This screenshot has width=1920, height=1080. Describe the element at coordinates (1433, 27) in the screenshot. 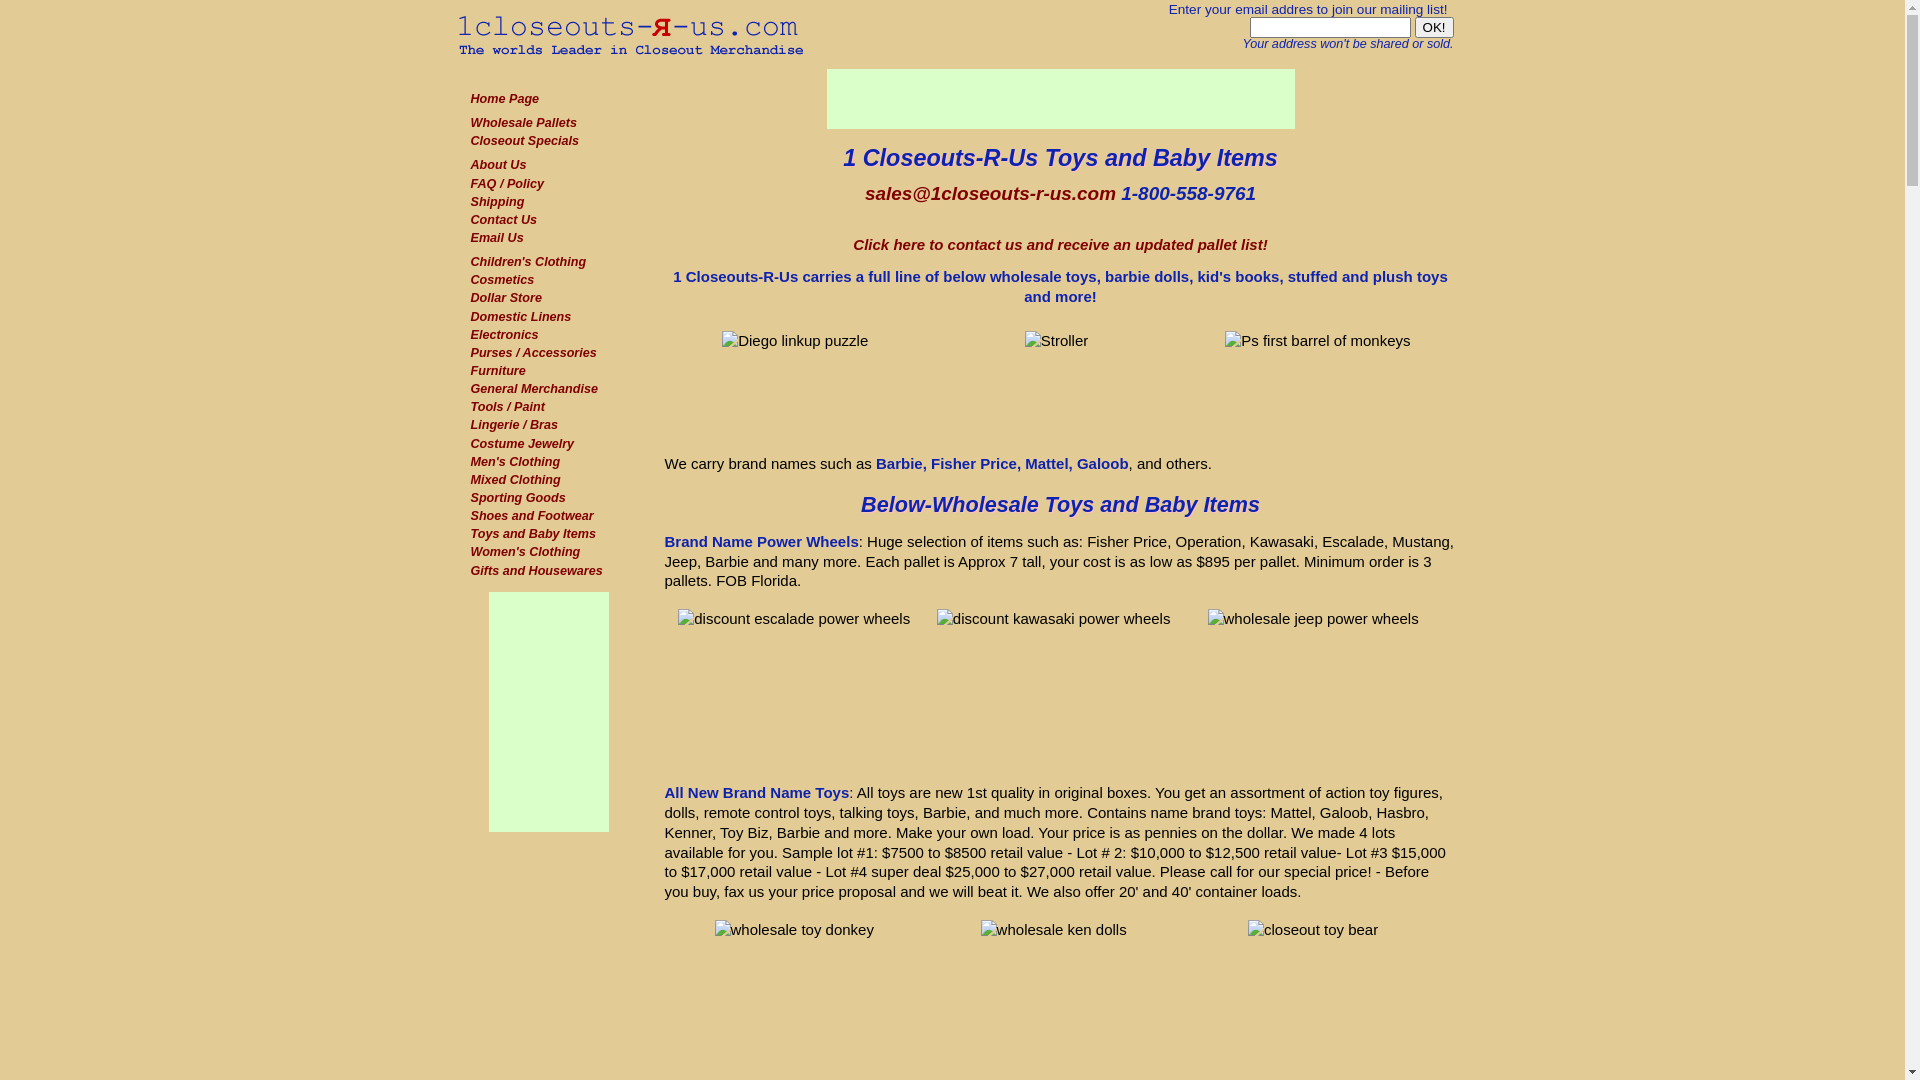

I see `'OK!'` at that location.